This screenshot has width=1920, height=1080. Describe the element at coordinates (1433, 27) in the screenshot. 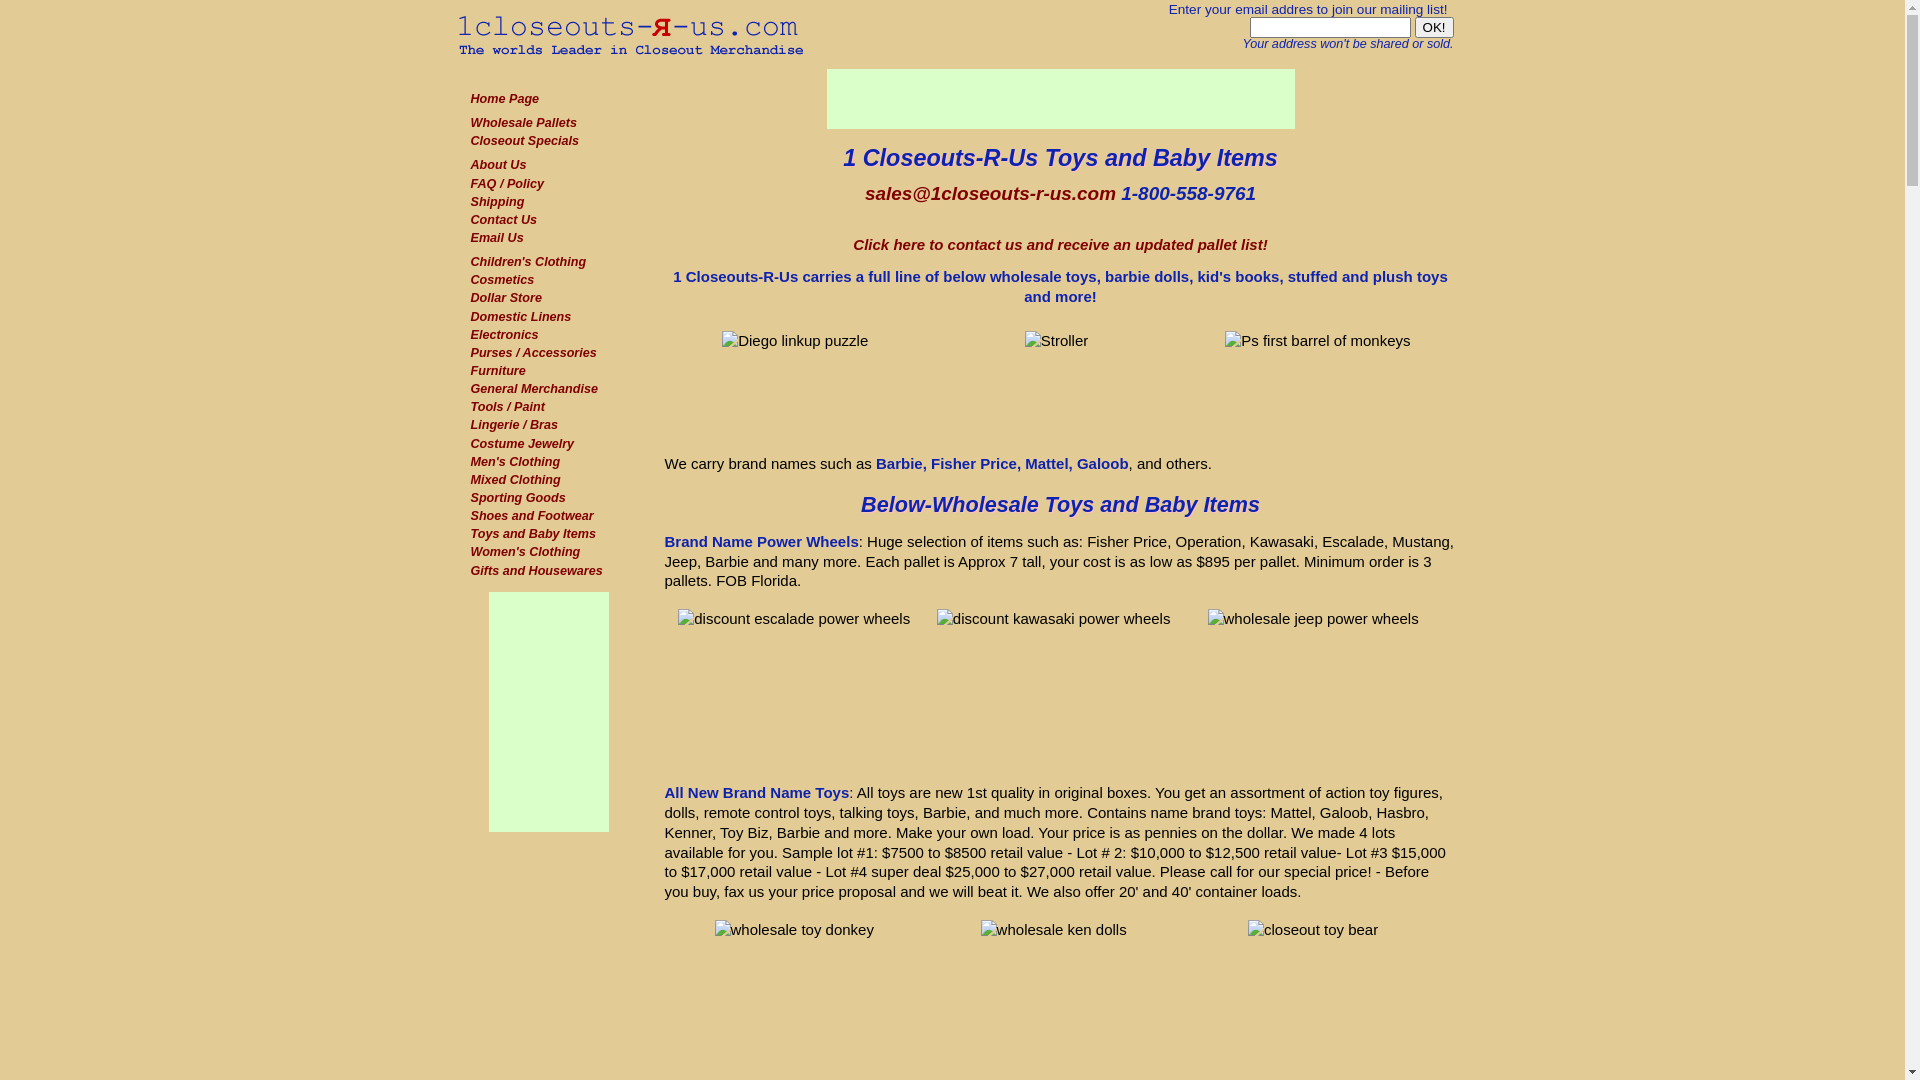

I see `'OK!'` at that location.